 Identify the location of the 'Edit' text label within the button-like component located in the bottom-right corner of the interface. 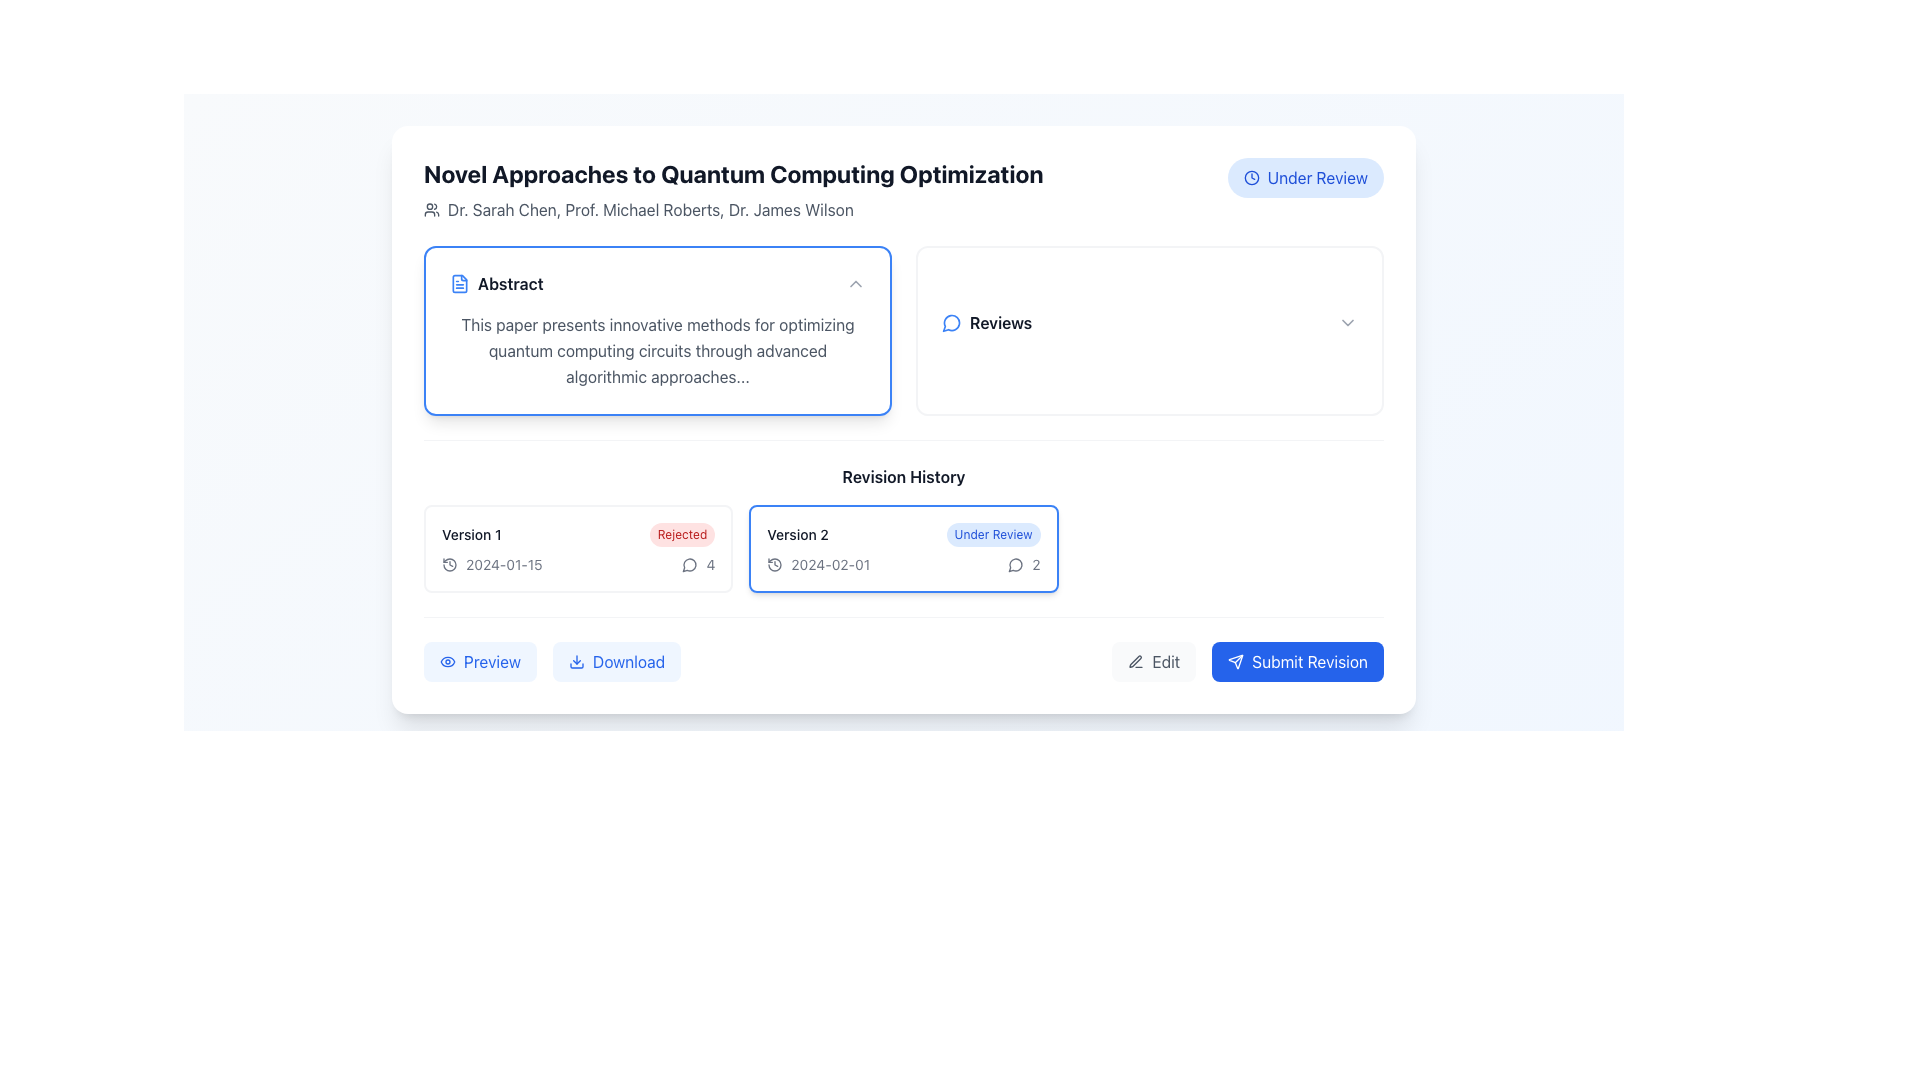
(1166, 662).